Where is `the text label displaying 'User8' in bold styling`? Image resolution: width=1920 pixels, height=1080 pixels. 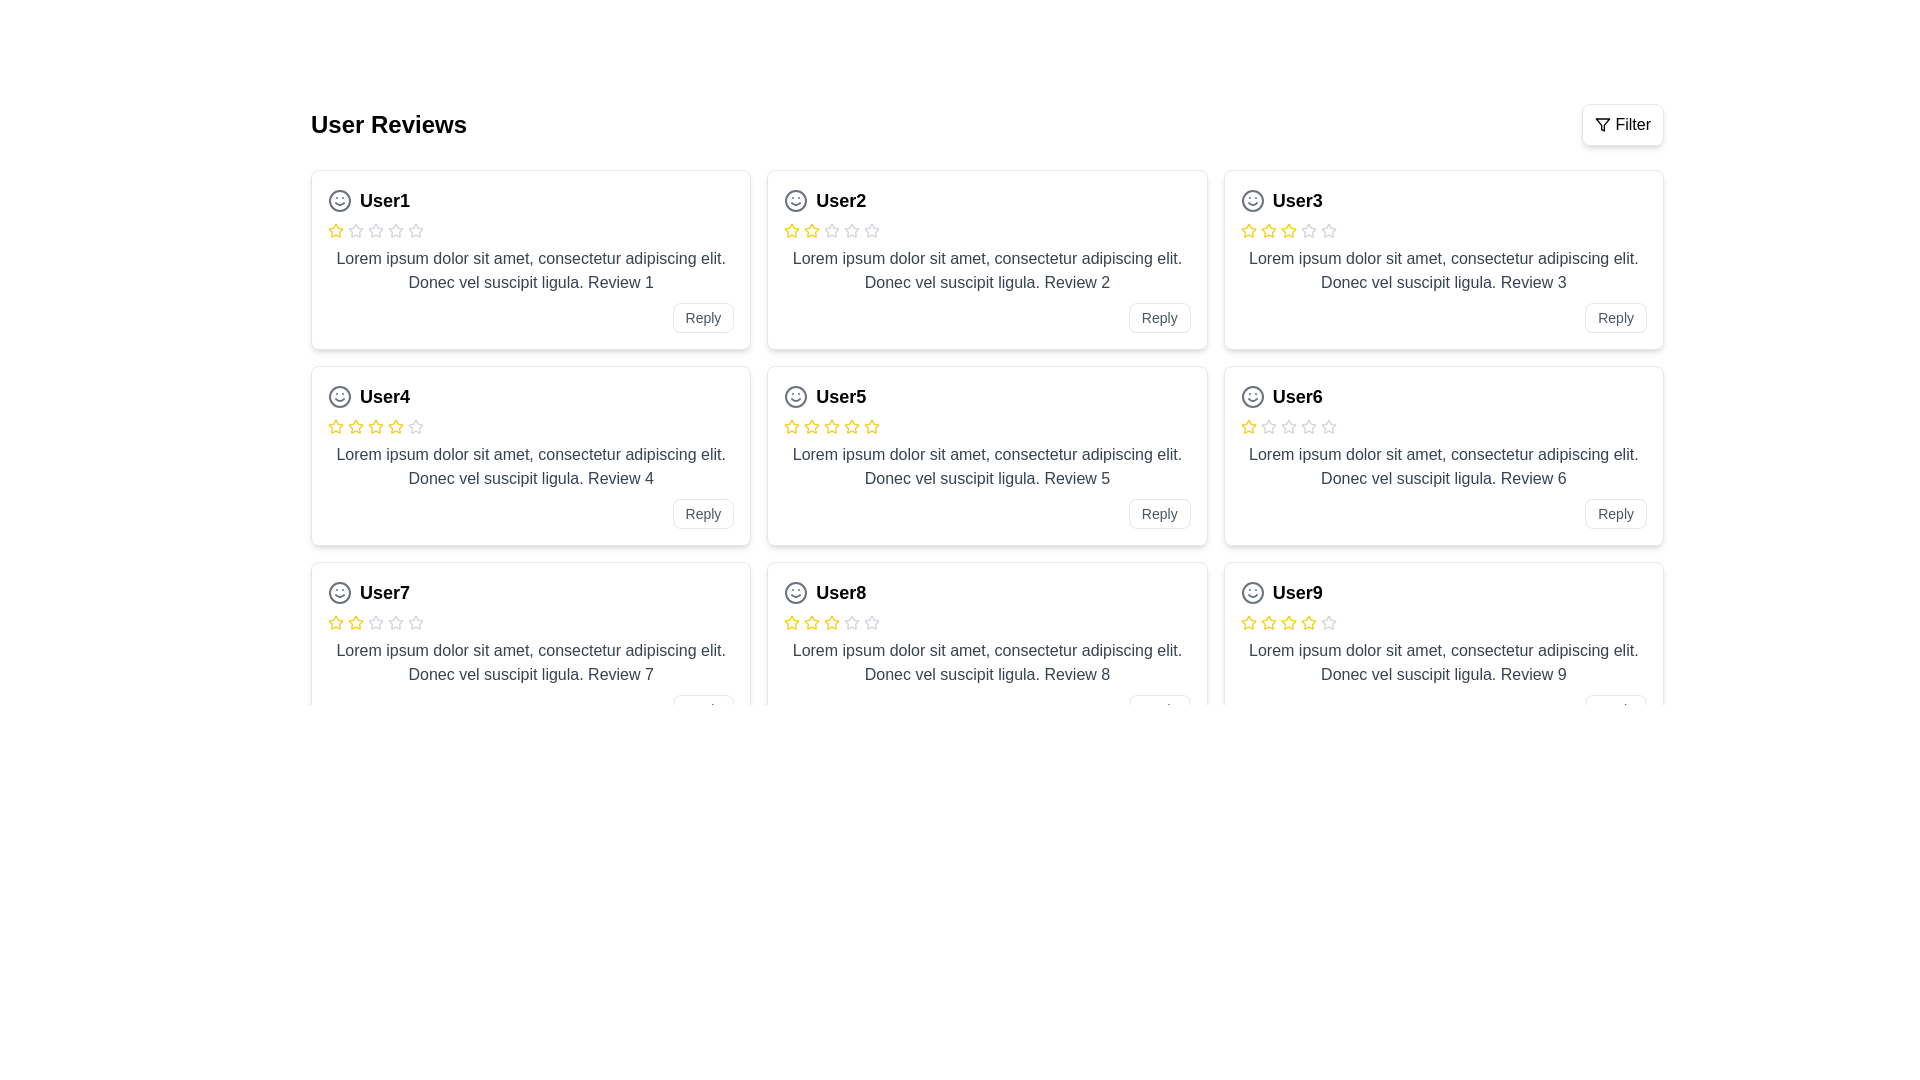 the text label displaying 'User8' in bold styling is located at coordinates (841, 592).